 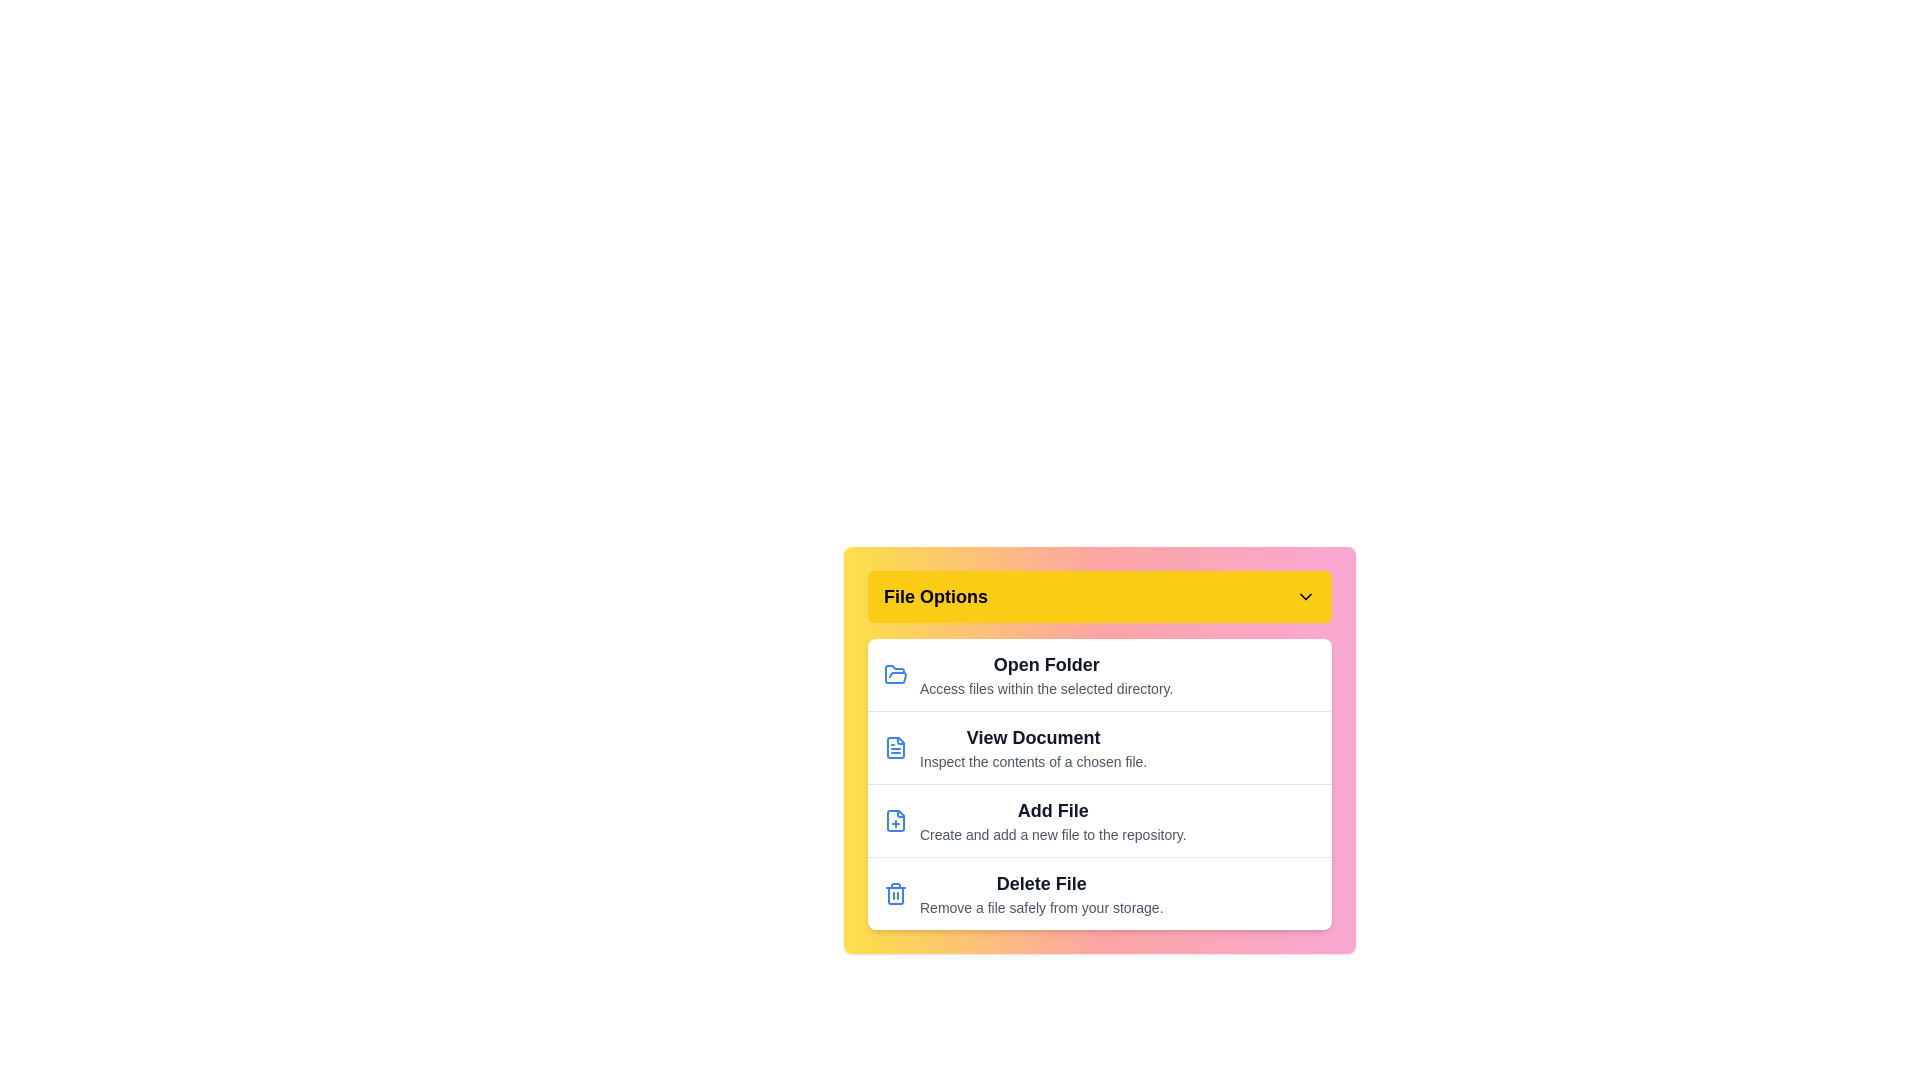 I want to click on the second action item in the 'File Options' menu, so click(x=1033, y=748).